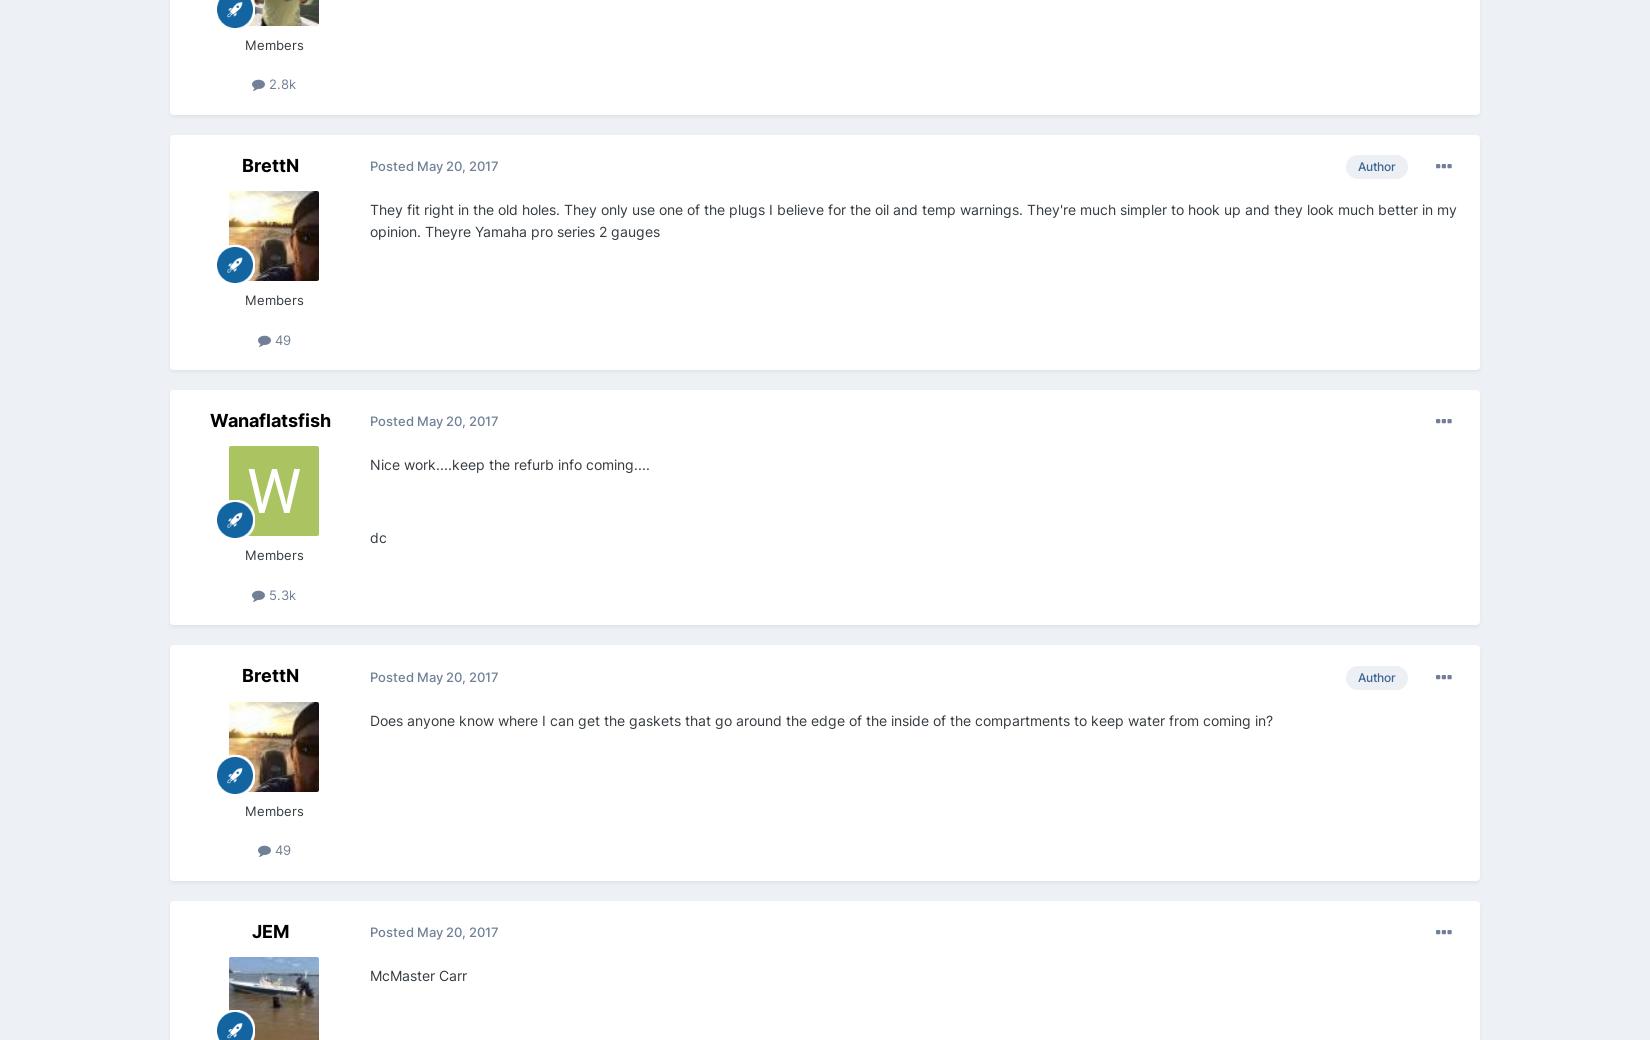 This screenshot has height=1040, width=1650. I want to click on 'JEM', so click(250, 930).